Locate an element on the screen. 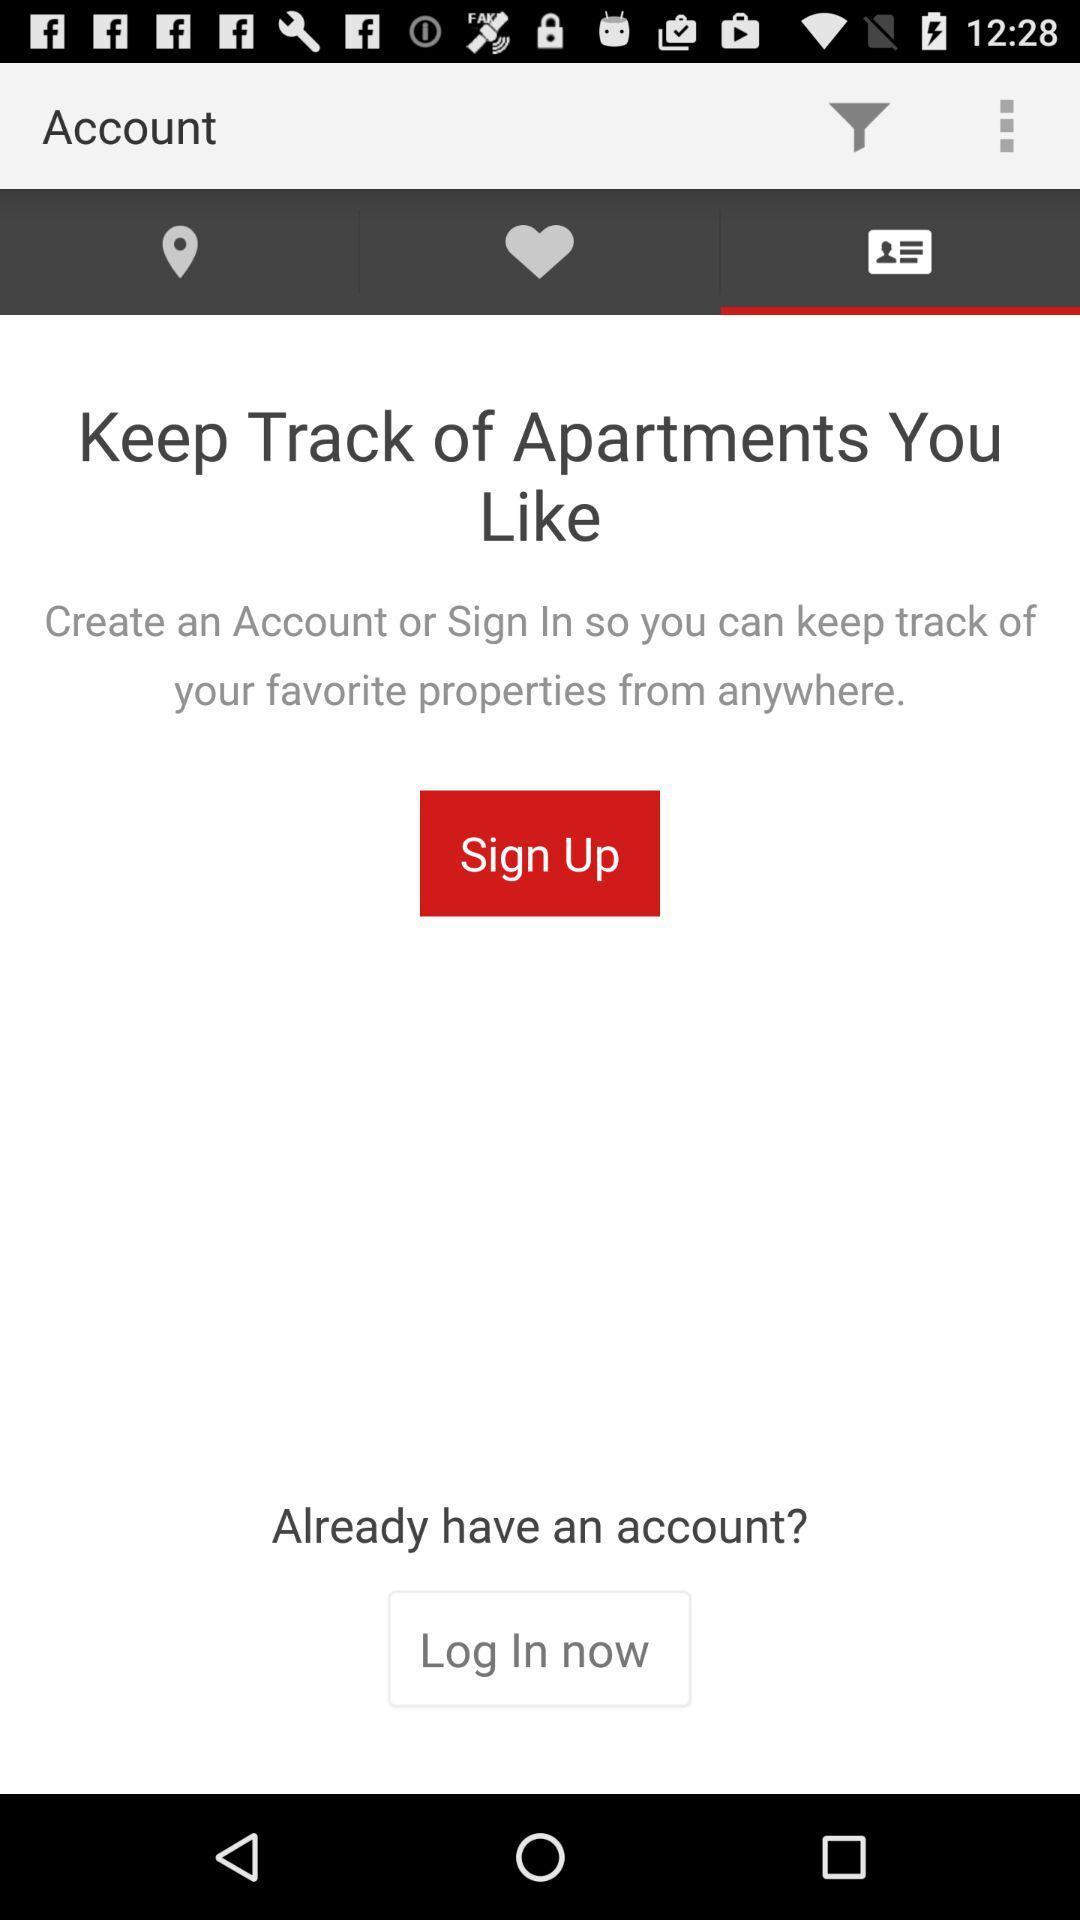  item below the create an account icon is located at coordinates (540, 853).